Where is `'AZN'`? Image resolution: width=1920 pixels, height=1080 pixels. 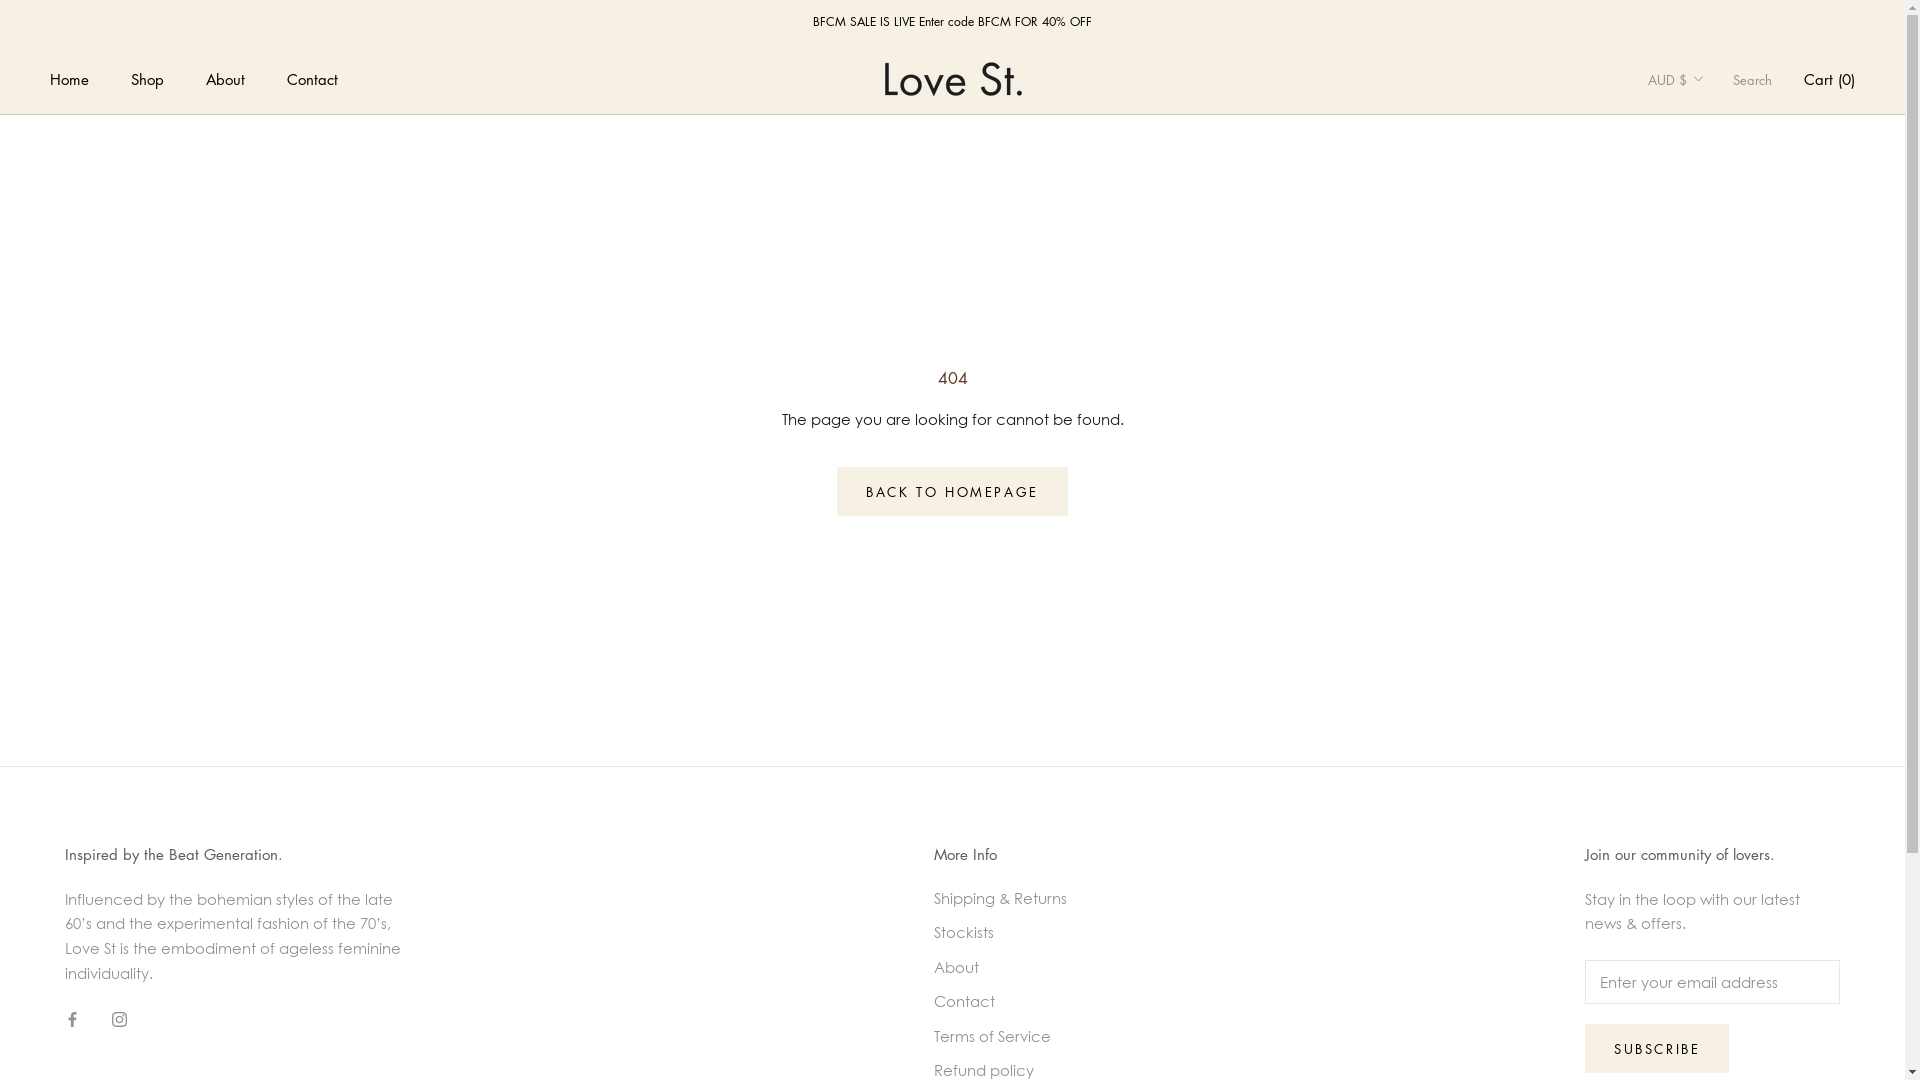 'AZN' is located at coordinates (1647, 344).